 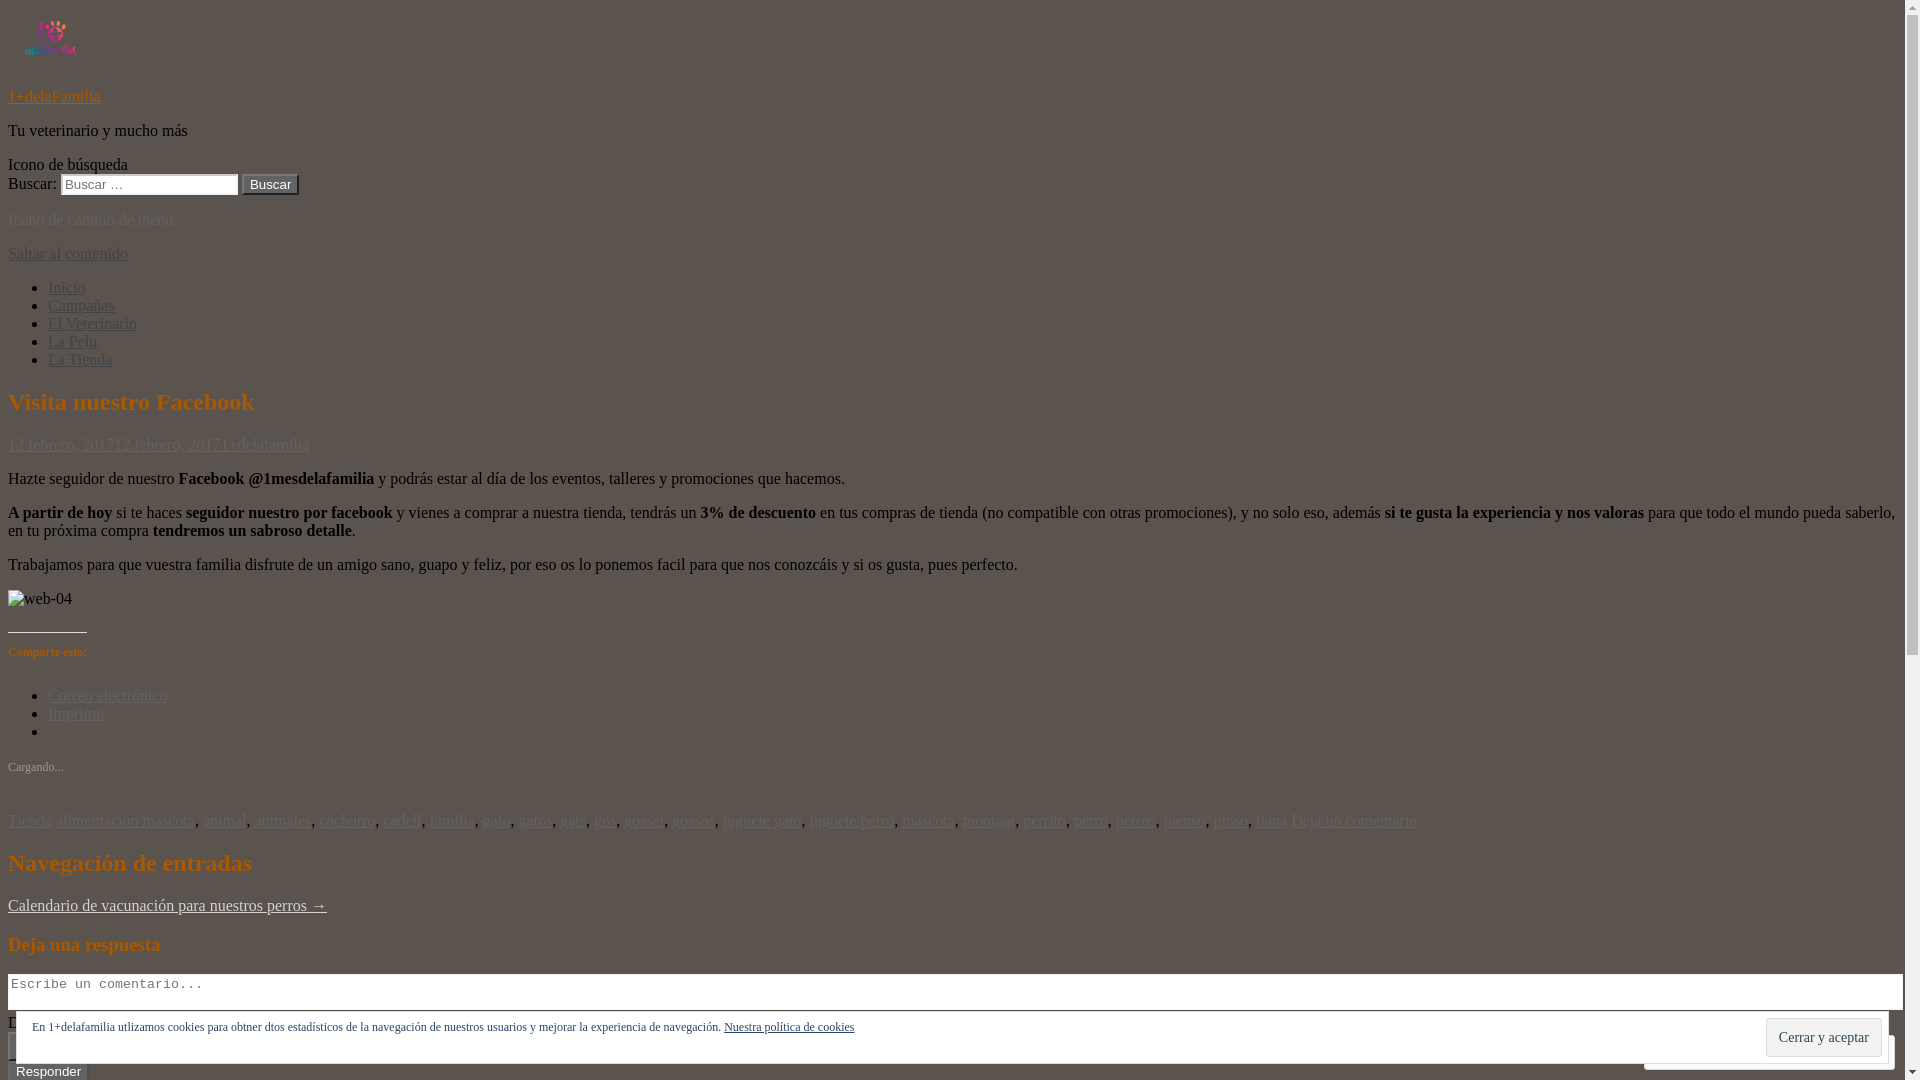 What do you see at coordinates (225, 820) in the screenshot?
I see `'animal'` at bounding box center [225, 820].